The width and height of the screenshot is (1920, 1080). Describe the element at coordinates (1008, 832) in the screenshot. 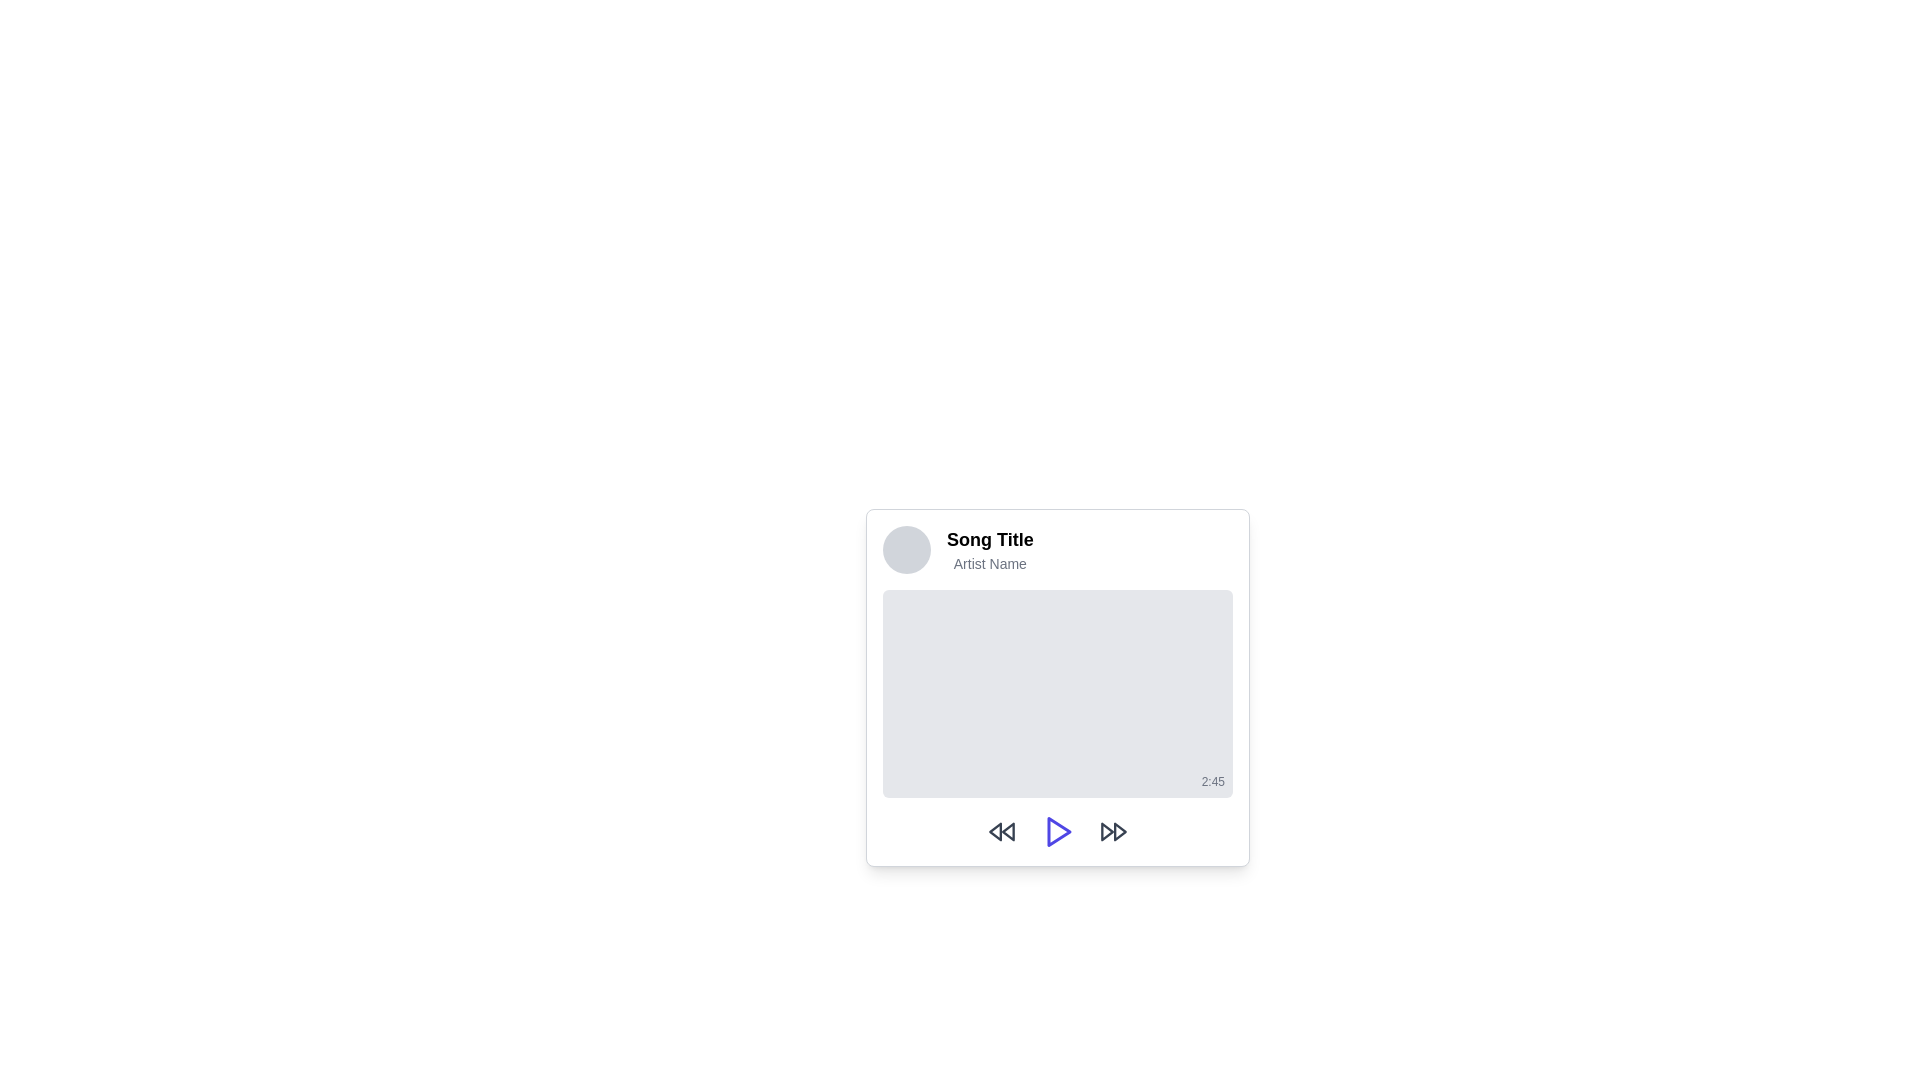

I see `the triangular play button pointing to the left, which signifies a rewind action and is located in the bottom center of the card interface containing song information` at that location.